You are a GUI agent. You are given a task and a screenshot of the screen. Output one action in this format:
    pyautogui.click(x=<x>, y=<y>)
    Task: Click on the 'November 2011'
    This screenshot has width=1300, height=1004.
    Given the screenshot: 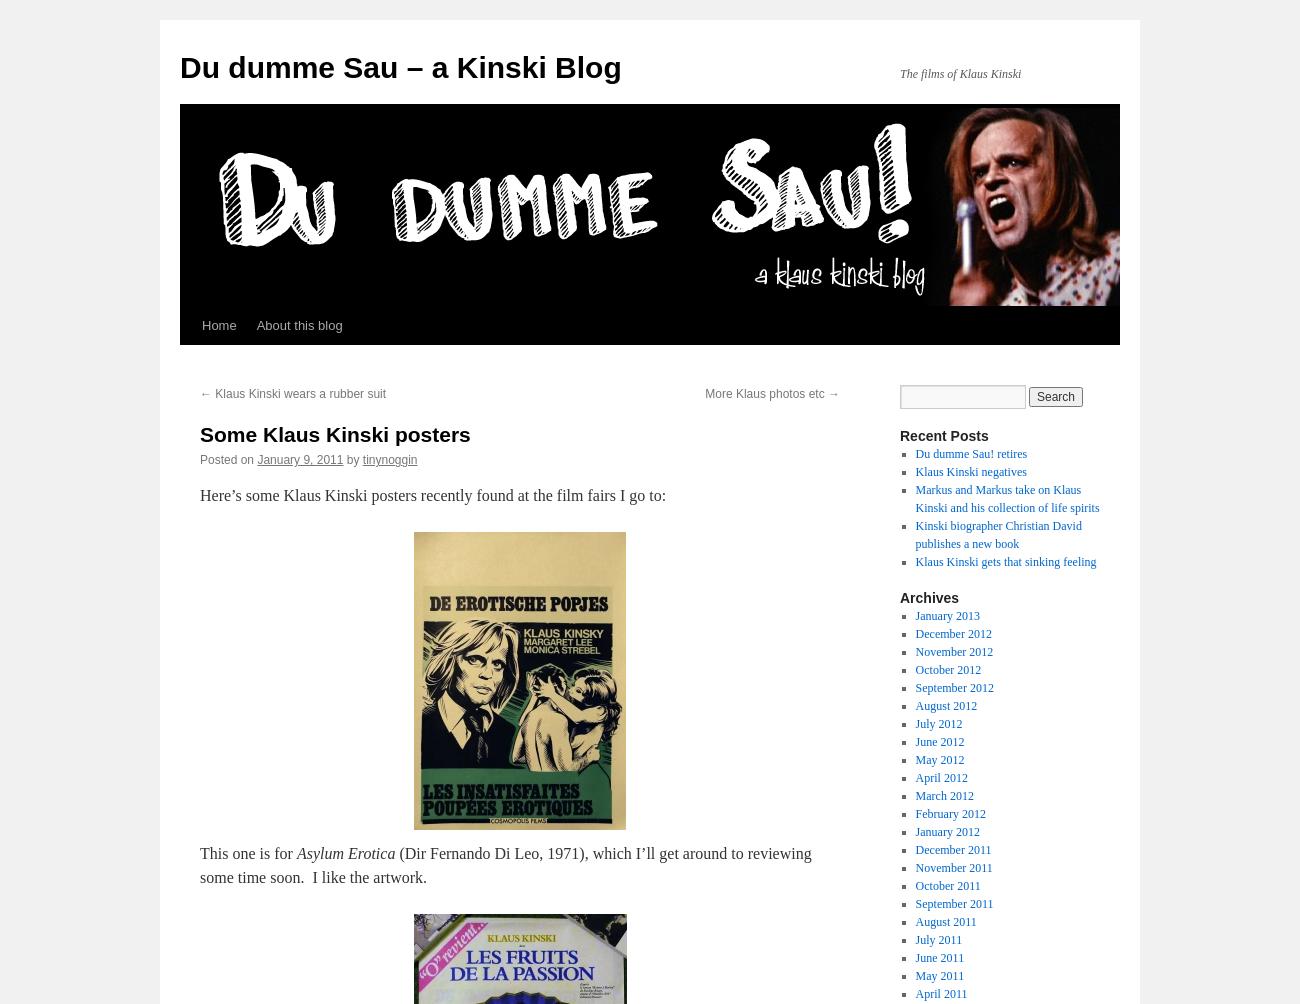 What is the action you would take?
    pyautogui.click(x=953, y=867)
    